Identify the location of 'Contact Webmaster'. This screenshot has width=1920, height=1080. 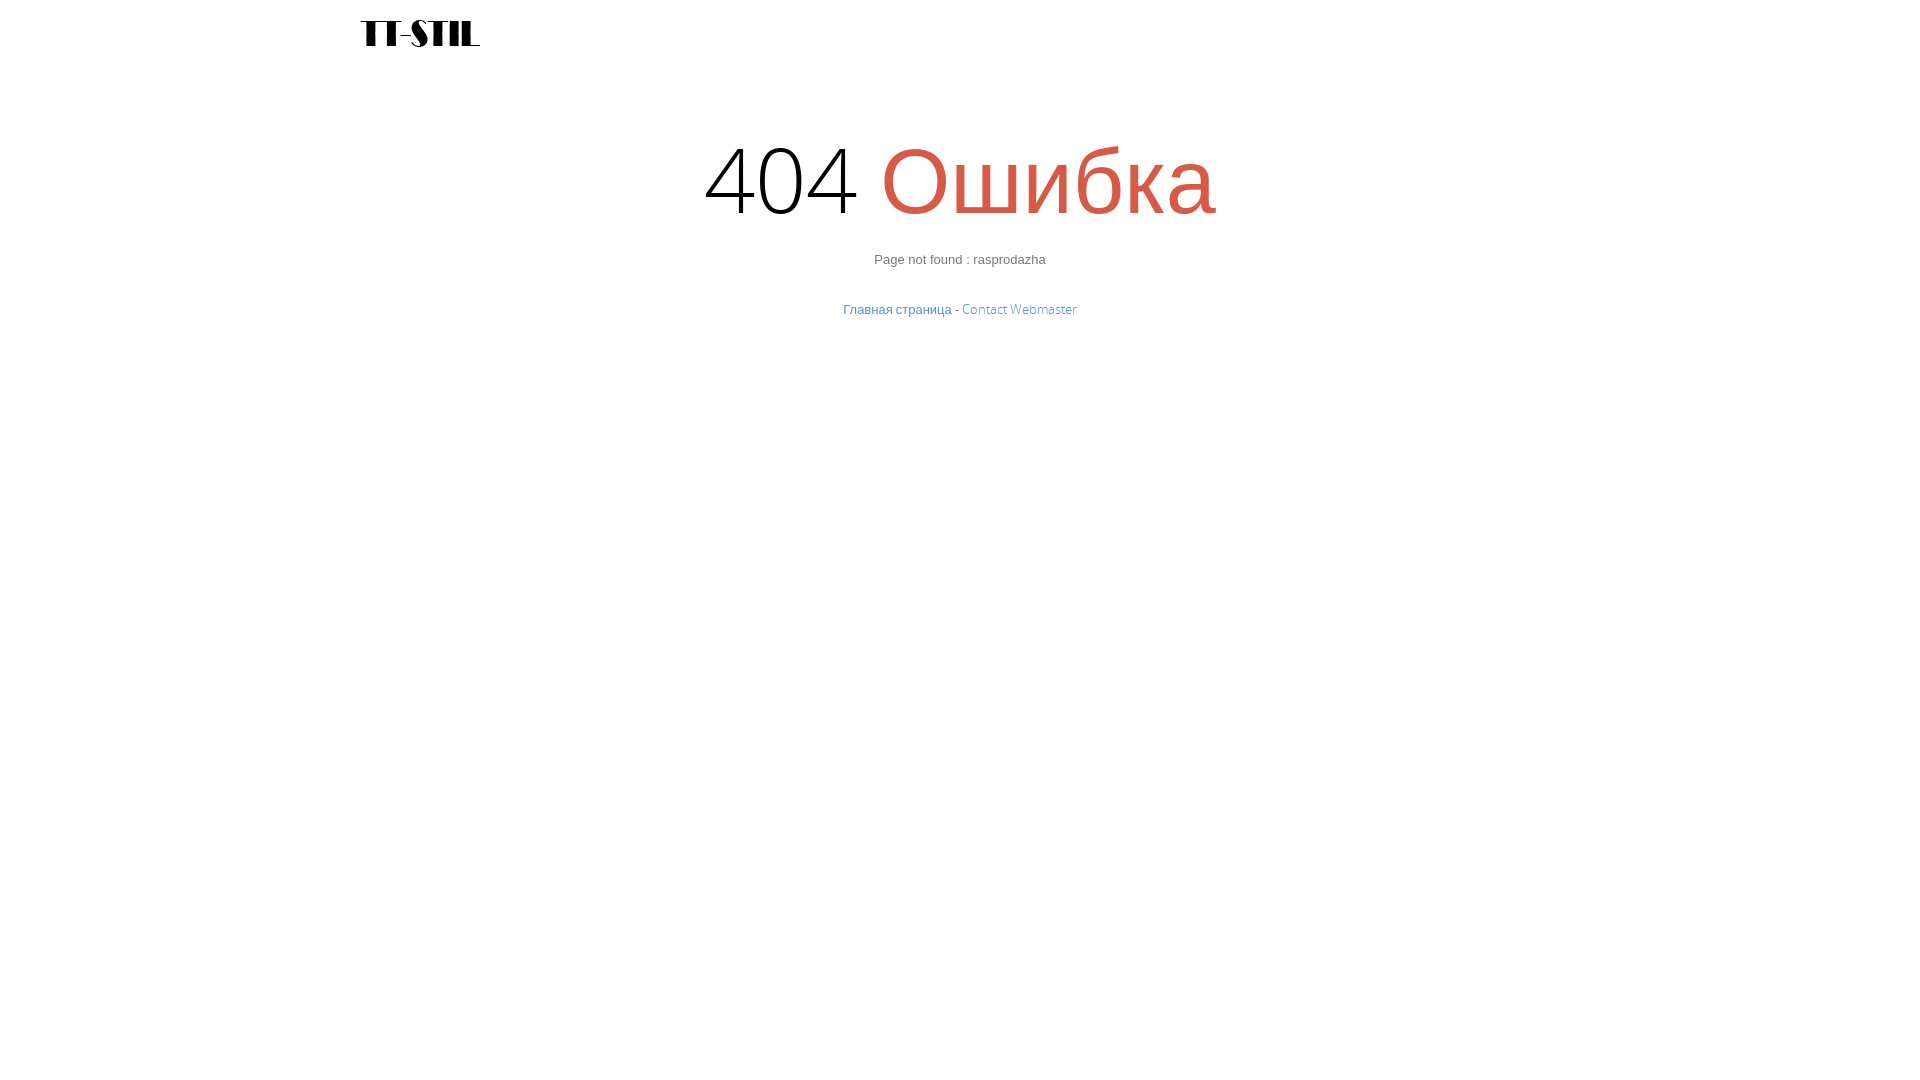
(1019, 308).